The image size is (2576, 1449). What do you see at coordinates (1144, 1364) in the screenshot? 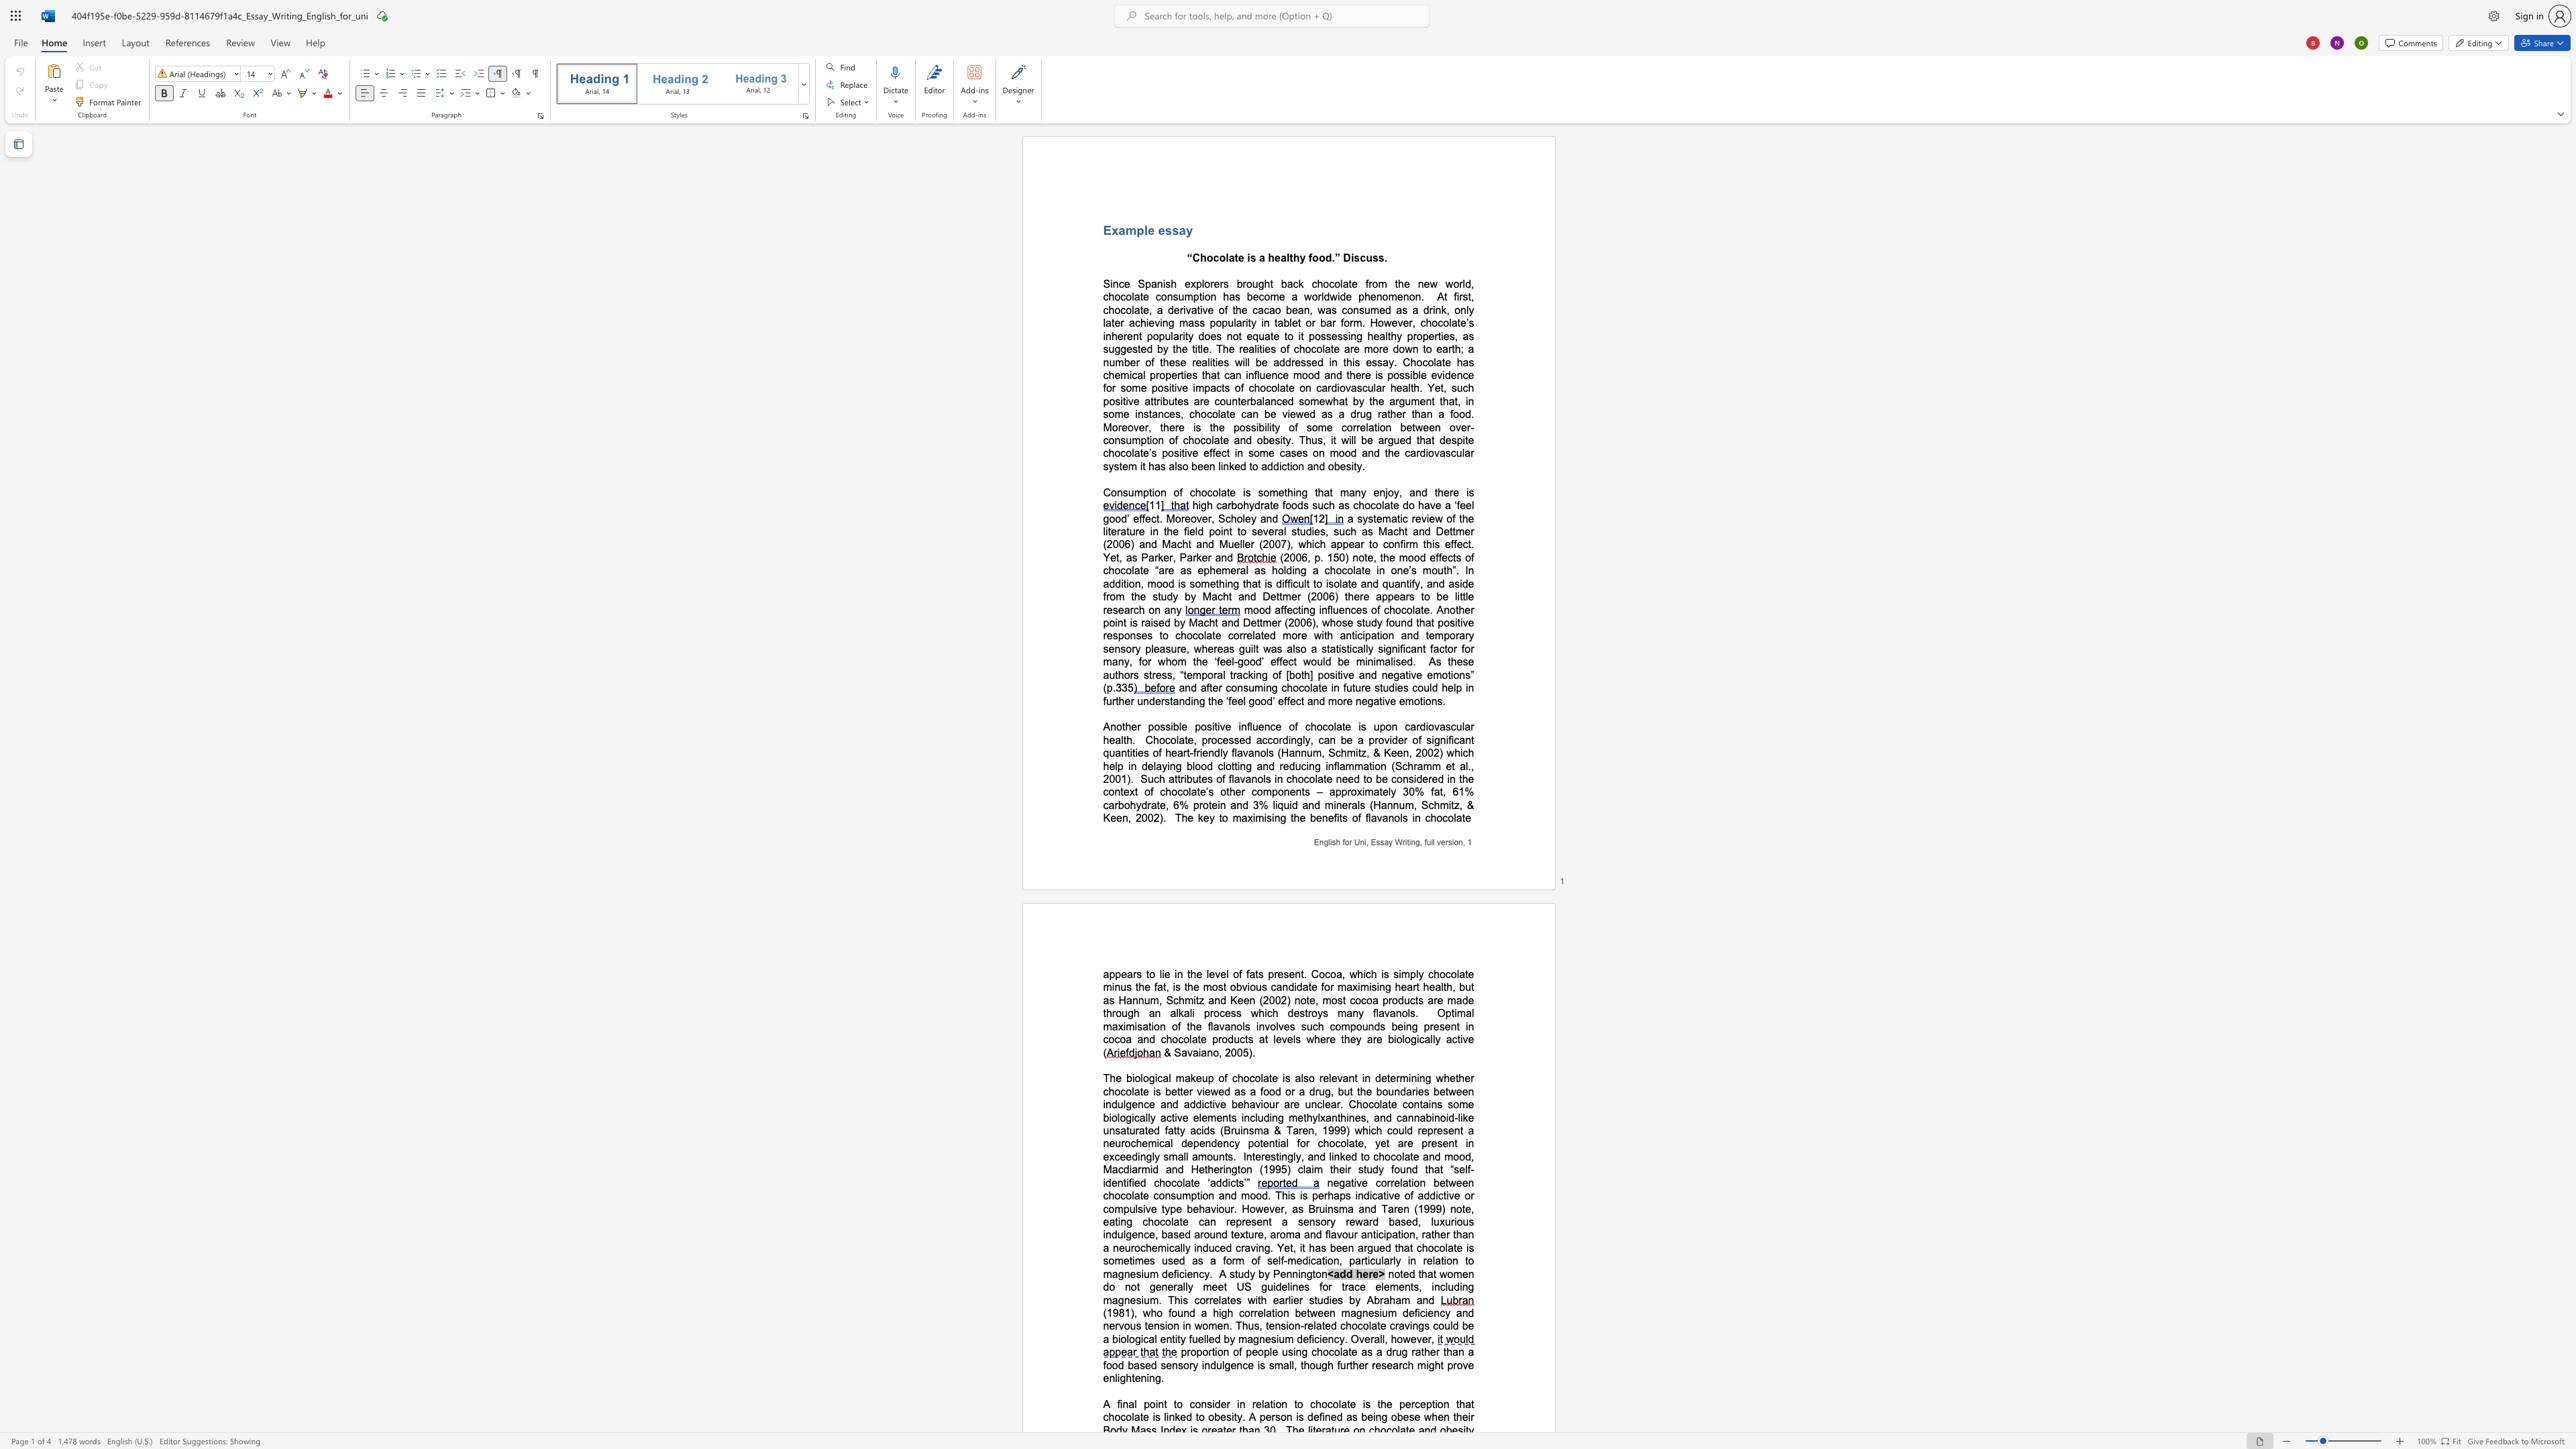
I see `the subset text "ed sensory indulgence is small, though further research might prove enli" within the text "proportion of people using chocolate as a drug rather than a food based sensory indulgence is small, though further research might prove enlightening."` at bounding box center [1144, 1364].